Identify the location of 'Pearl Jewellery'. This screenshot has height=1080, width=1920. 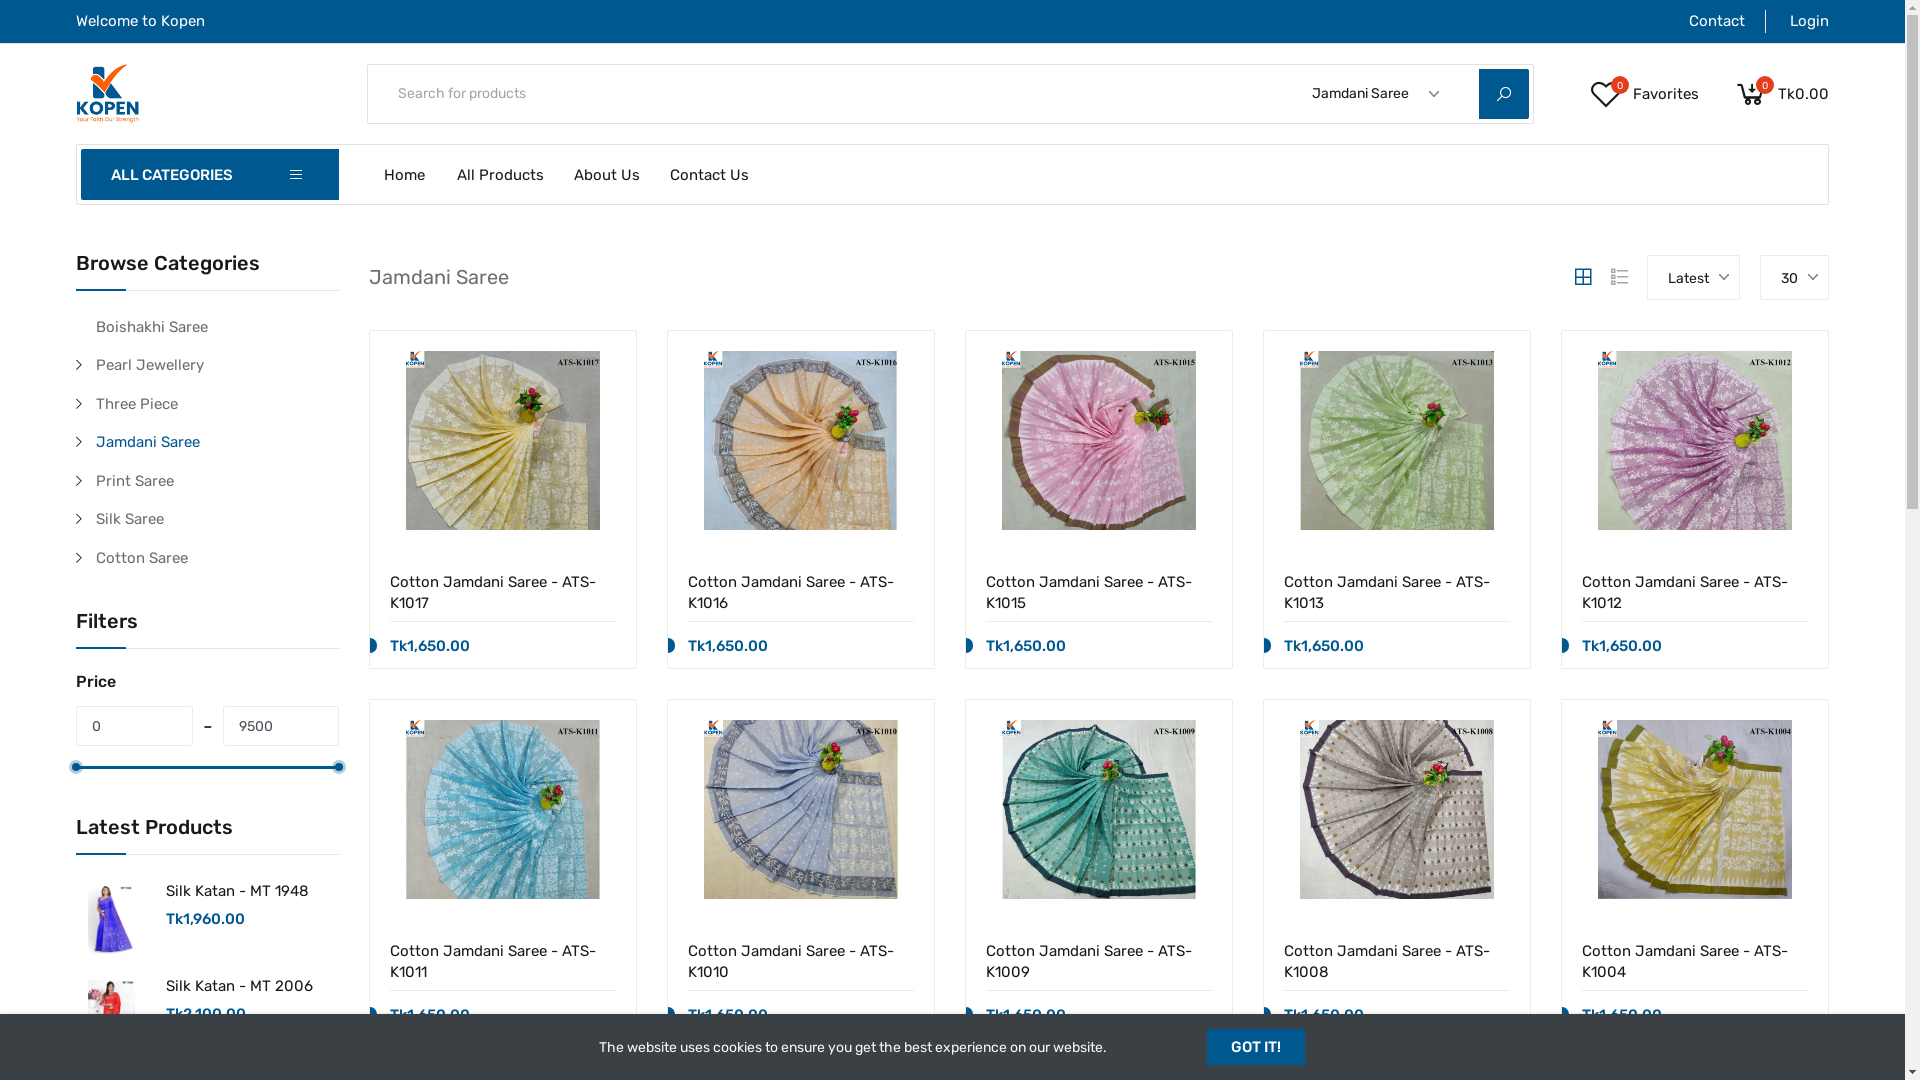
(217, 365).